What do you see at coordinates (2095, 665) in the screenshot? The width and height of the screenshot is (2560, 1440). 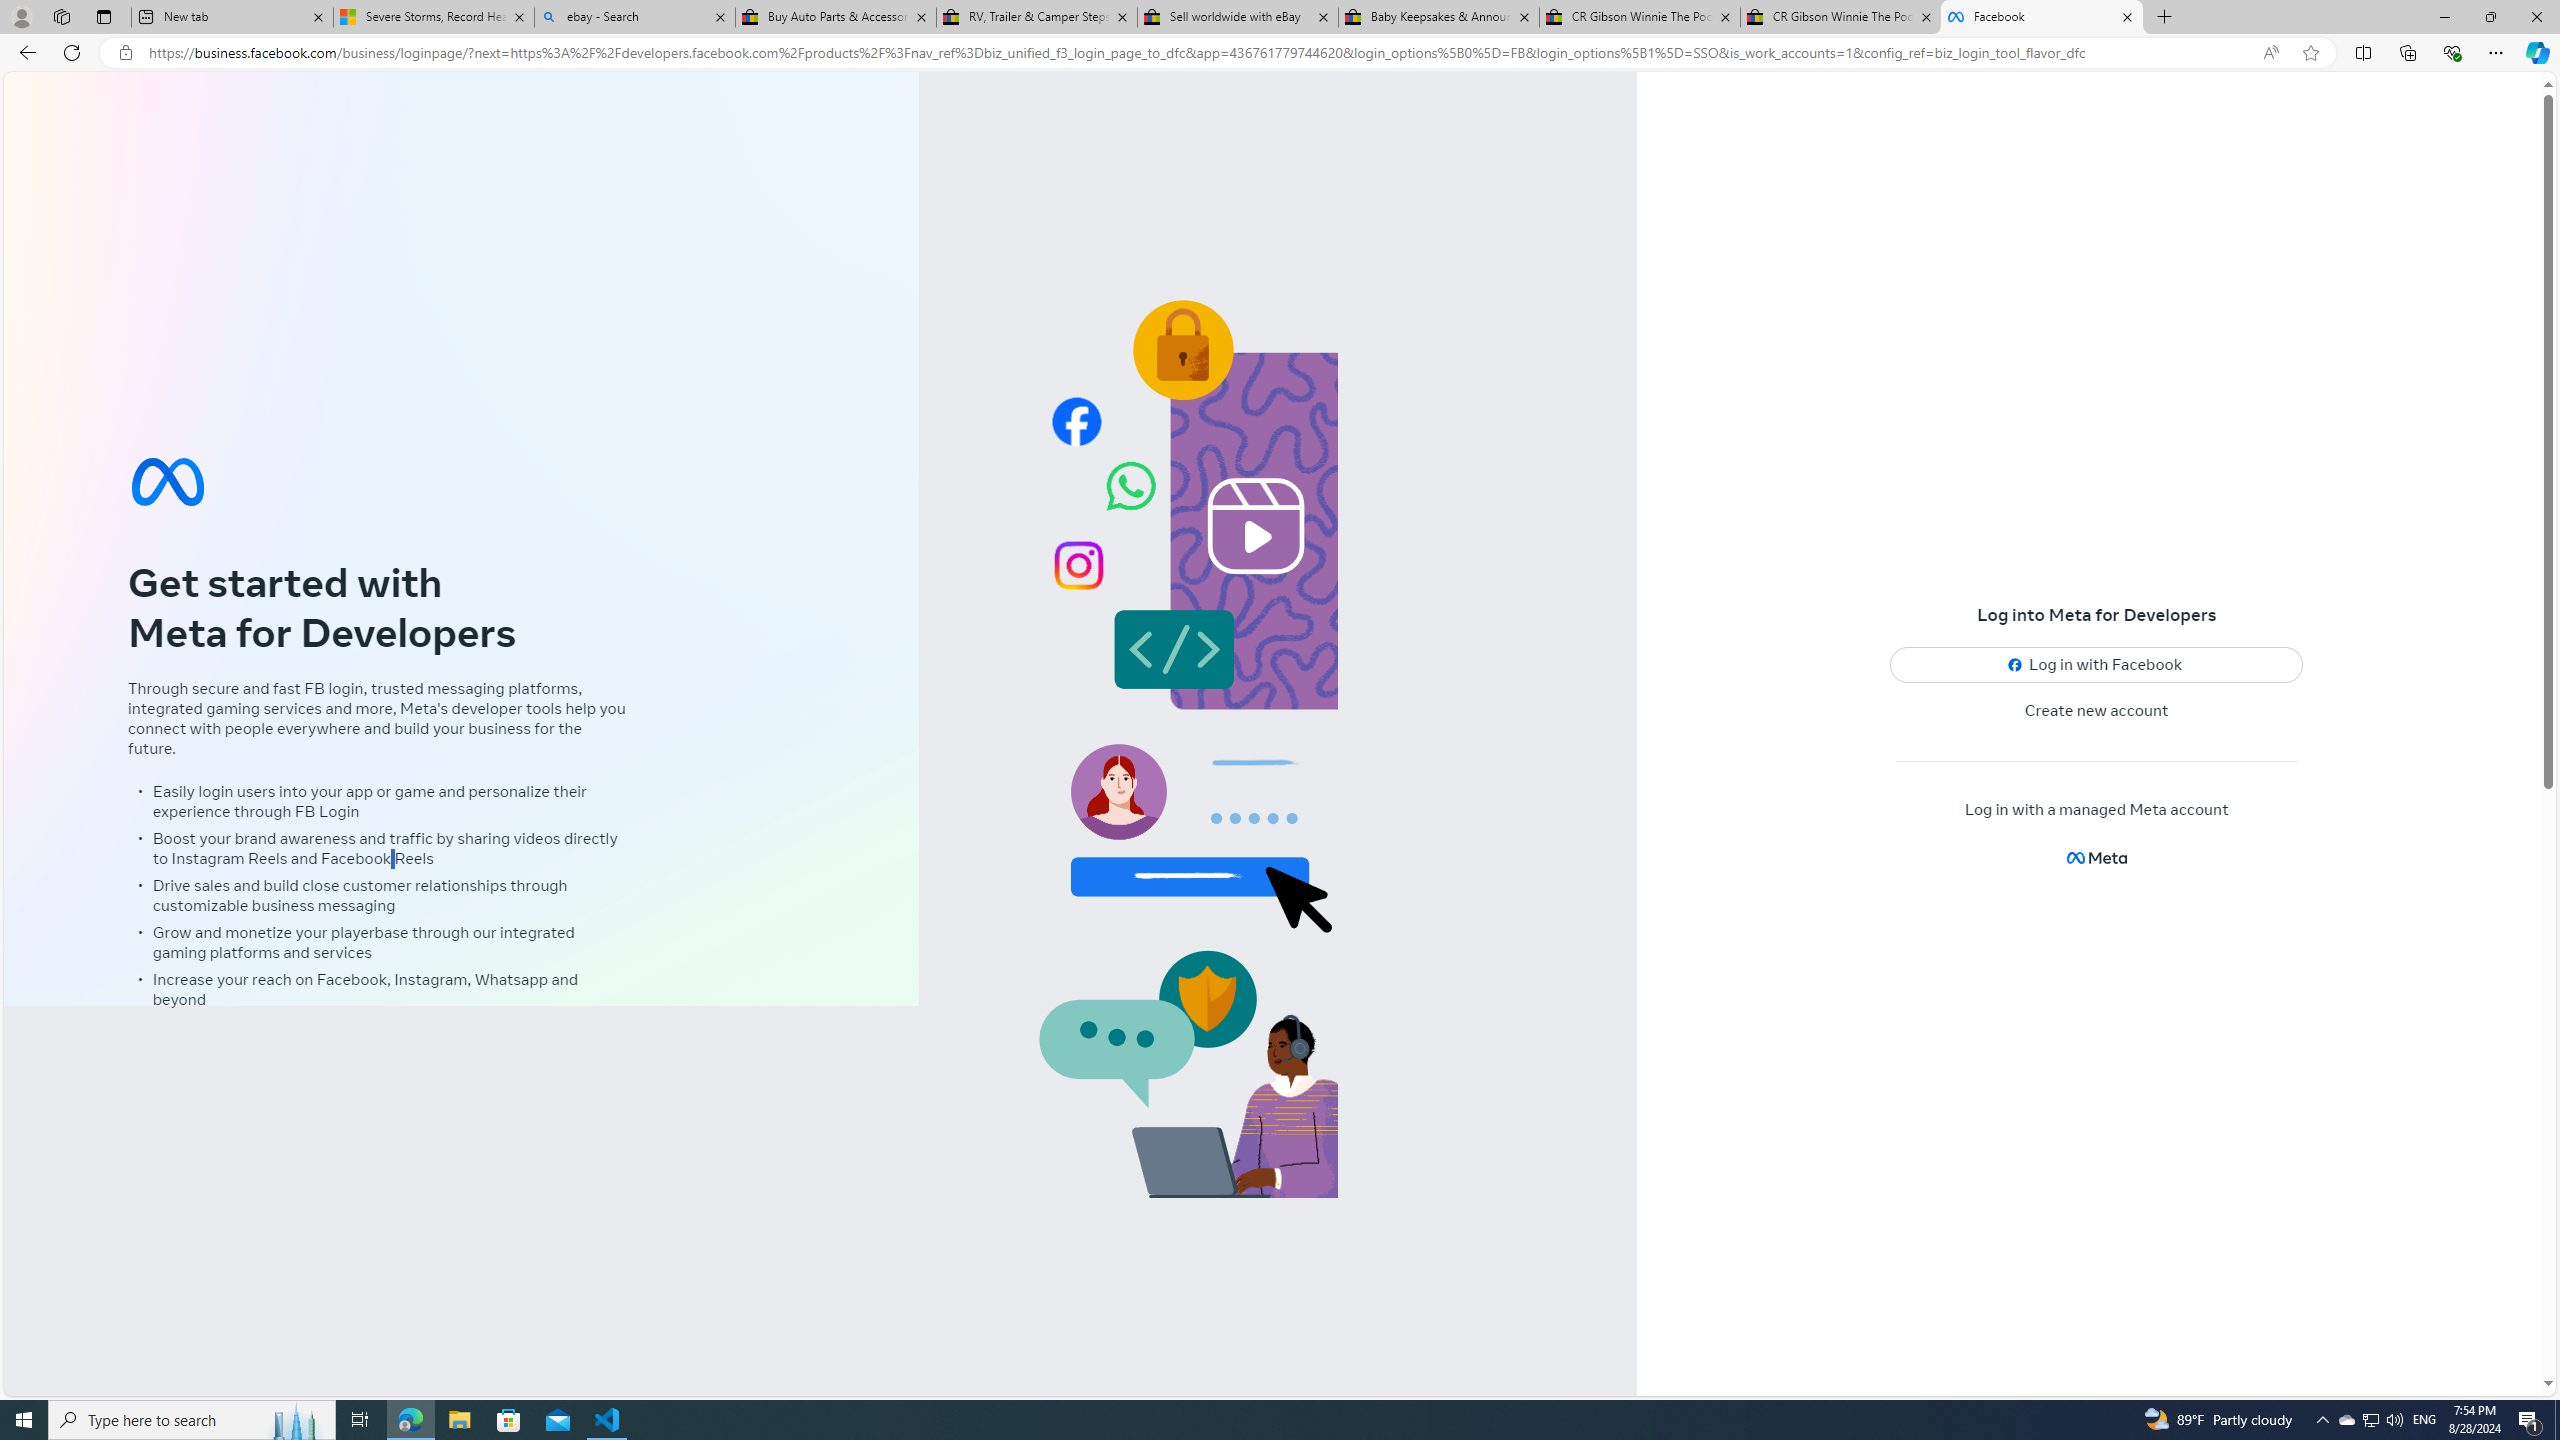 I see `'Log in with Facebook'` at bounding box center [2095, 665].